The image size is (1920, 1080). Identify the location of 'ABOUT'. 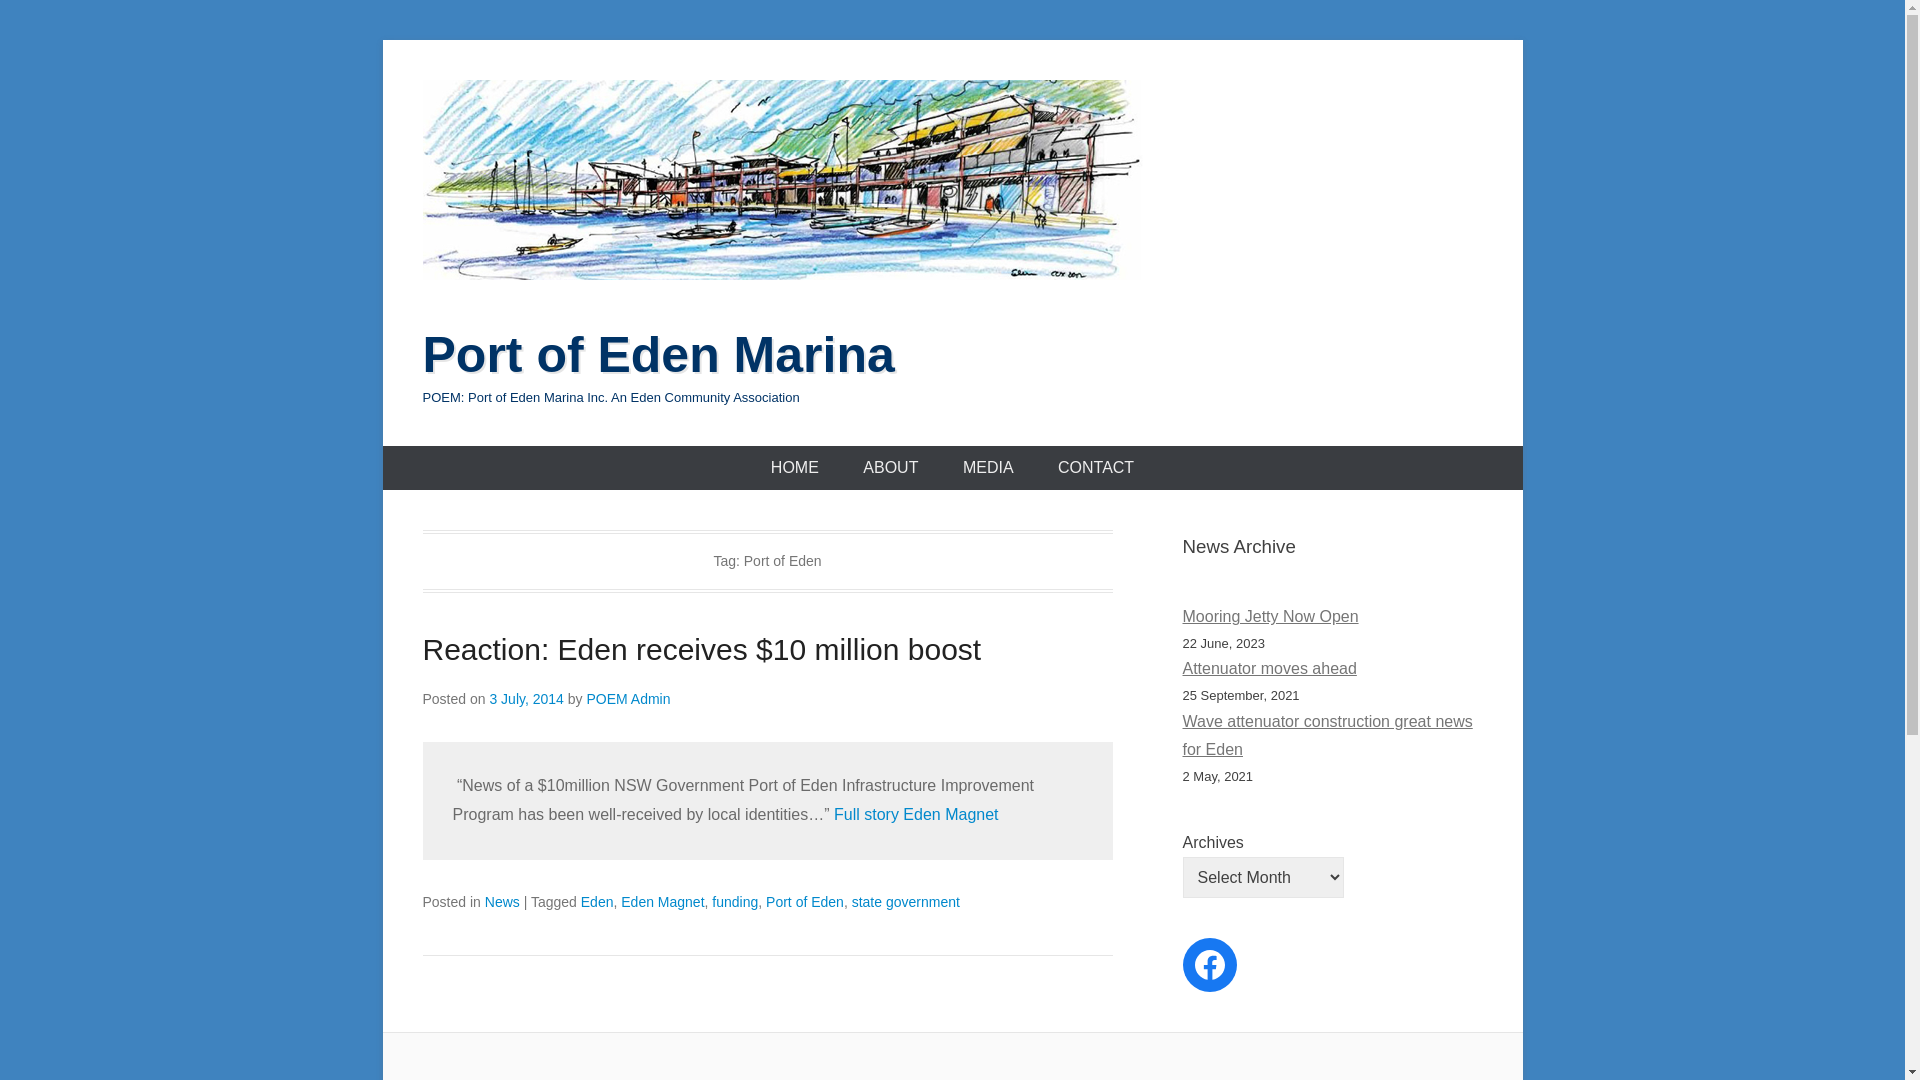
(889, 467).